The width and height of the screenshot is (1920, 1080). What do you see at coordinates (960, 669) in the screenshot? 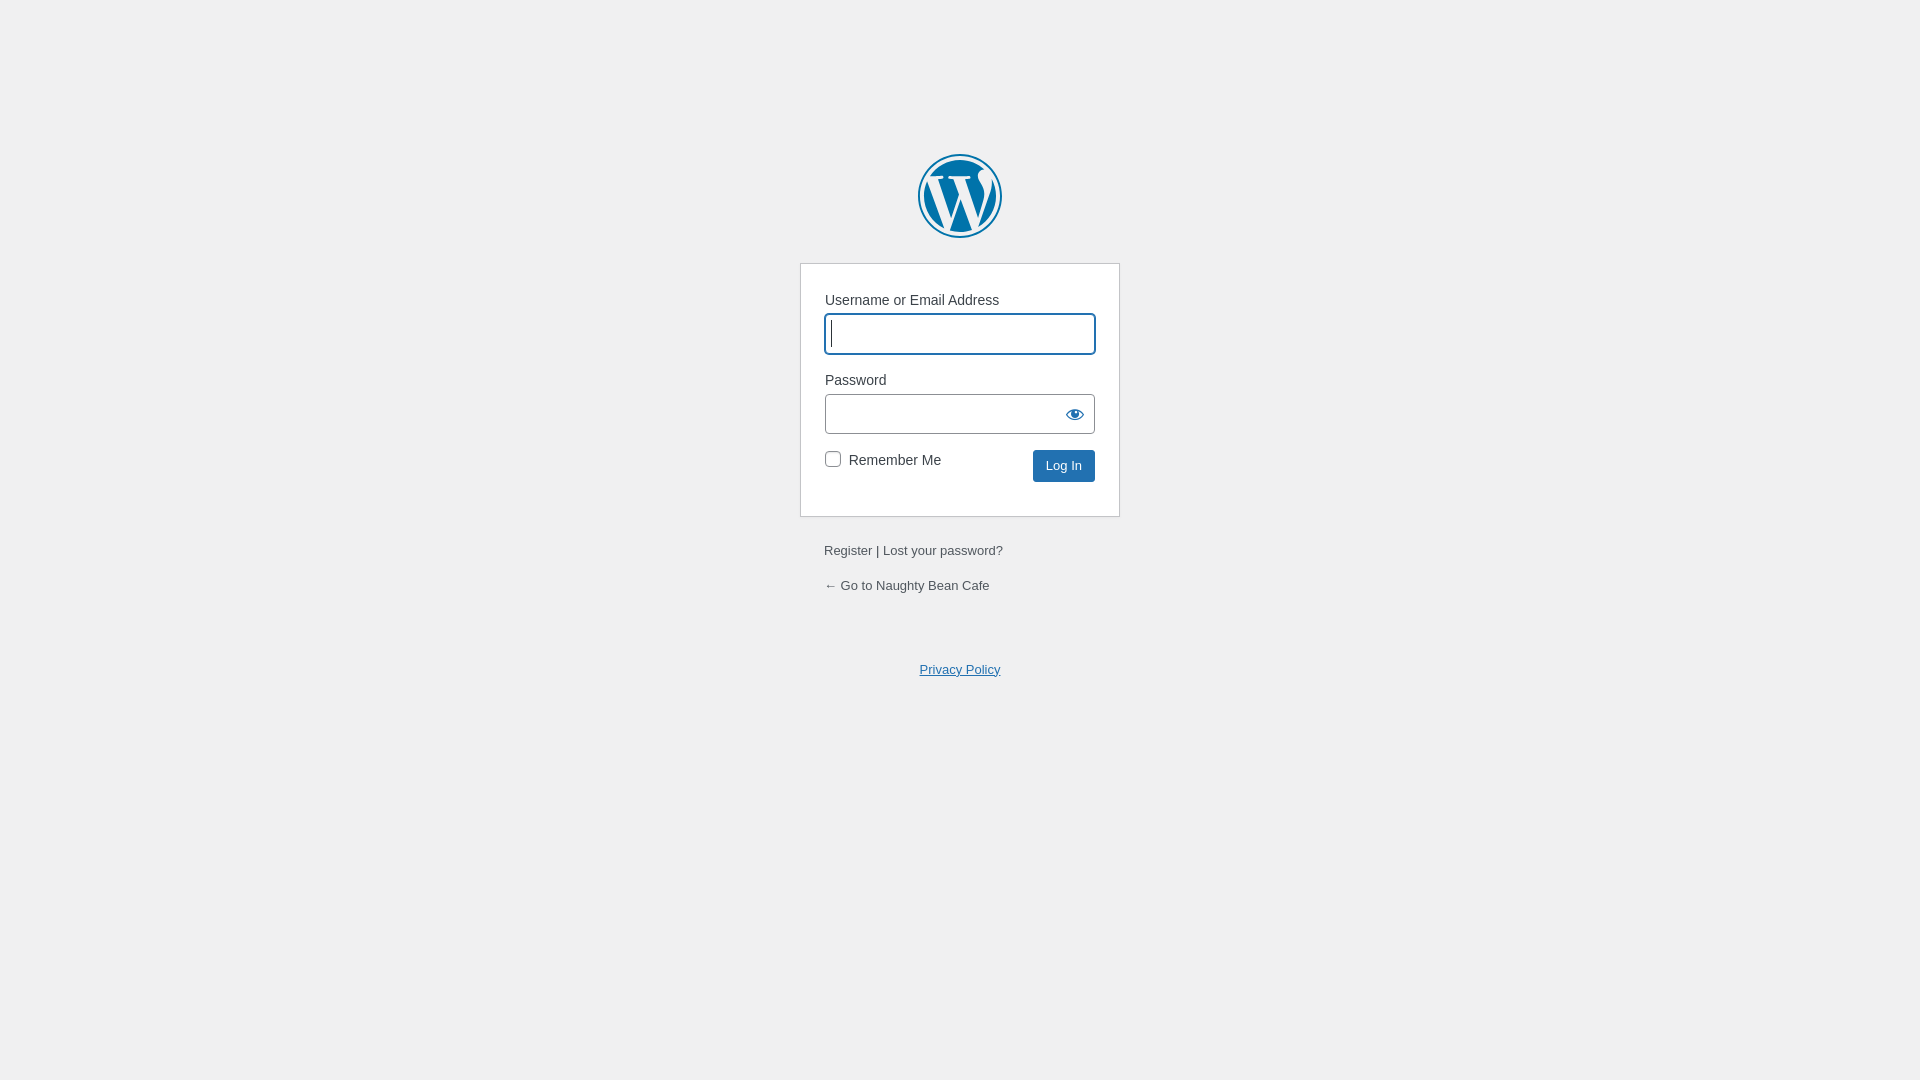
I see `'Privacy Policy'` at bounding box center [960, 669].